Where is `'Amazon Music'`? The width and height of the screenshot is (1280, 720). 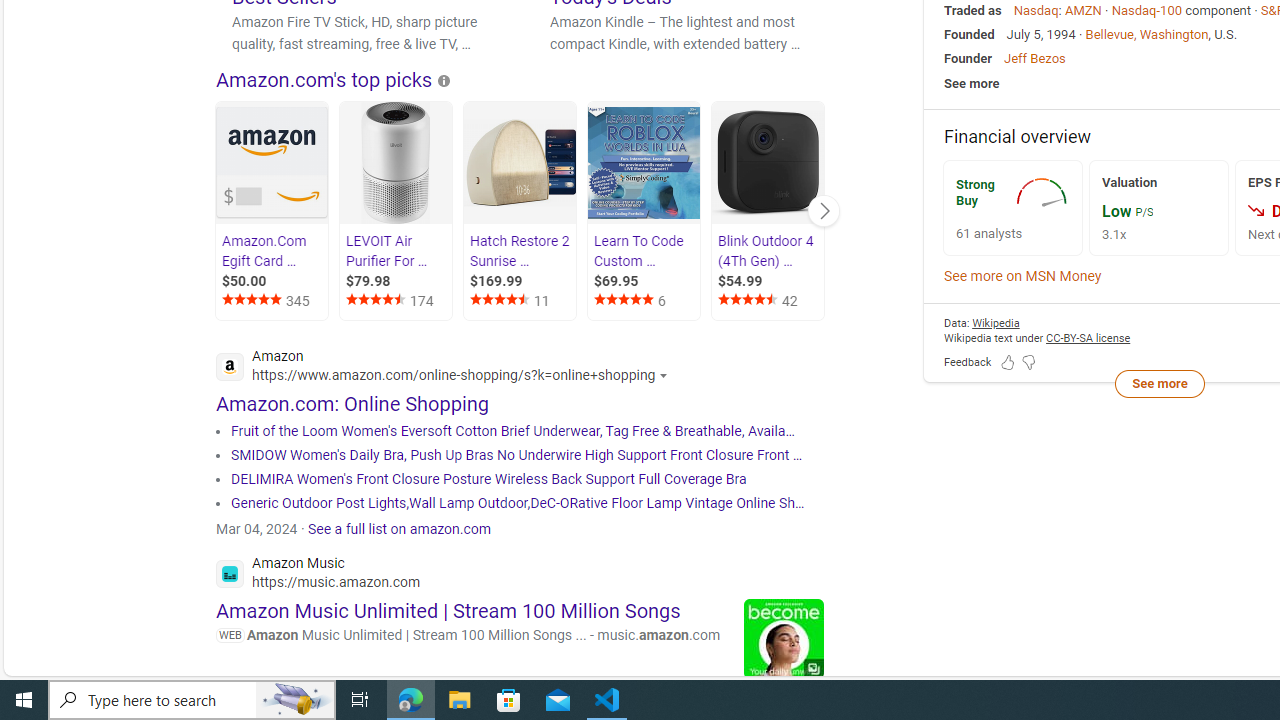 'Amazon Music' is located at coordinates (317, 575).